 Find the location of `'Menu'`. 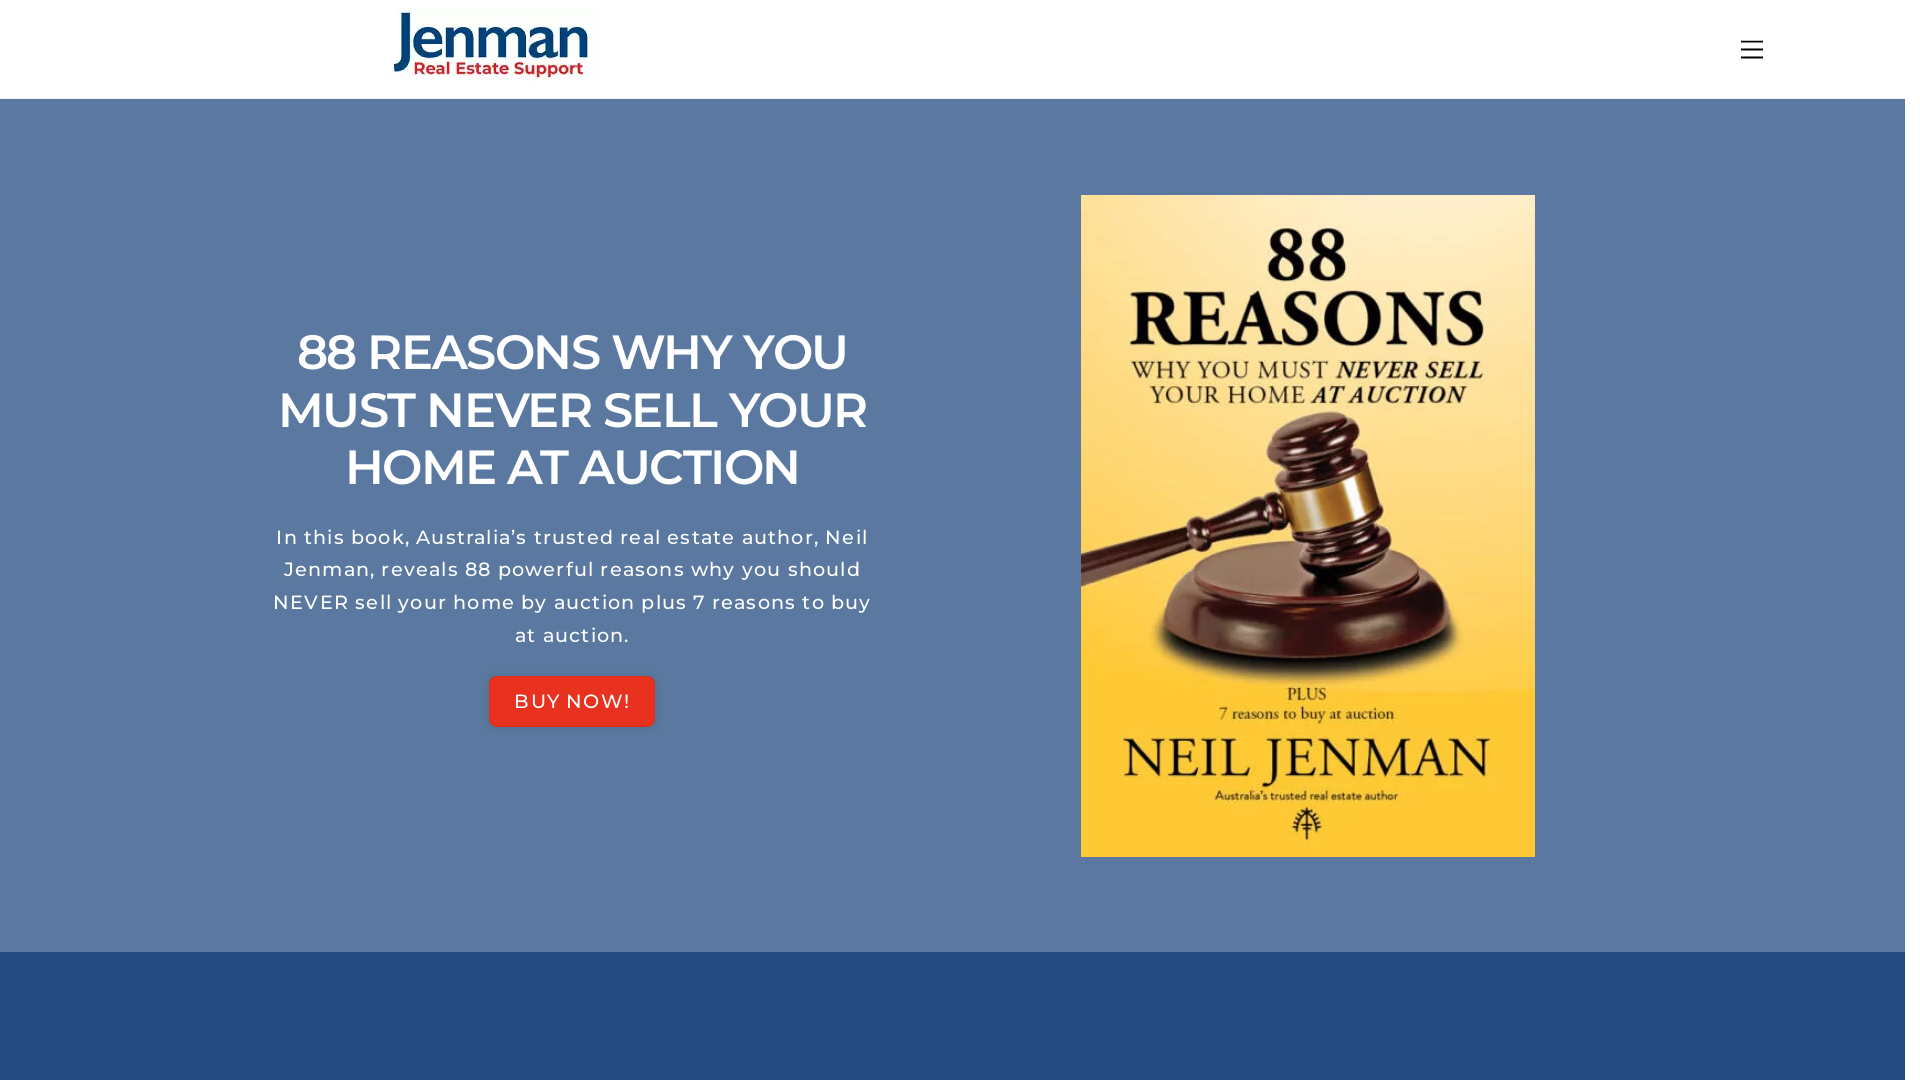

'Menu' is located at coordinates (1731, 48).